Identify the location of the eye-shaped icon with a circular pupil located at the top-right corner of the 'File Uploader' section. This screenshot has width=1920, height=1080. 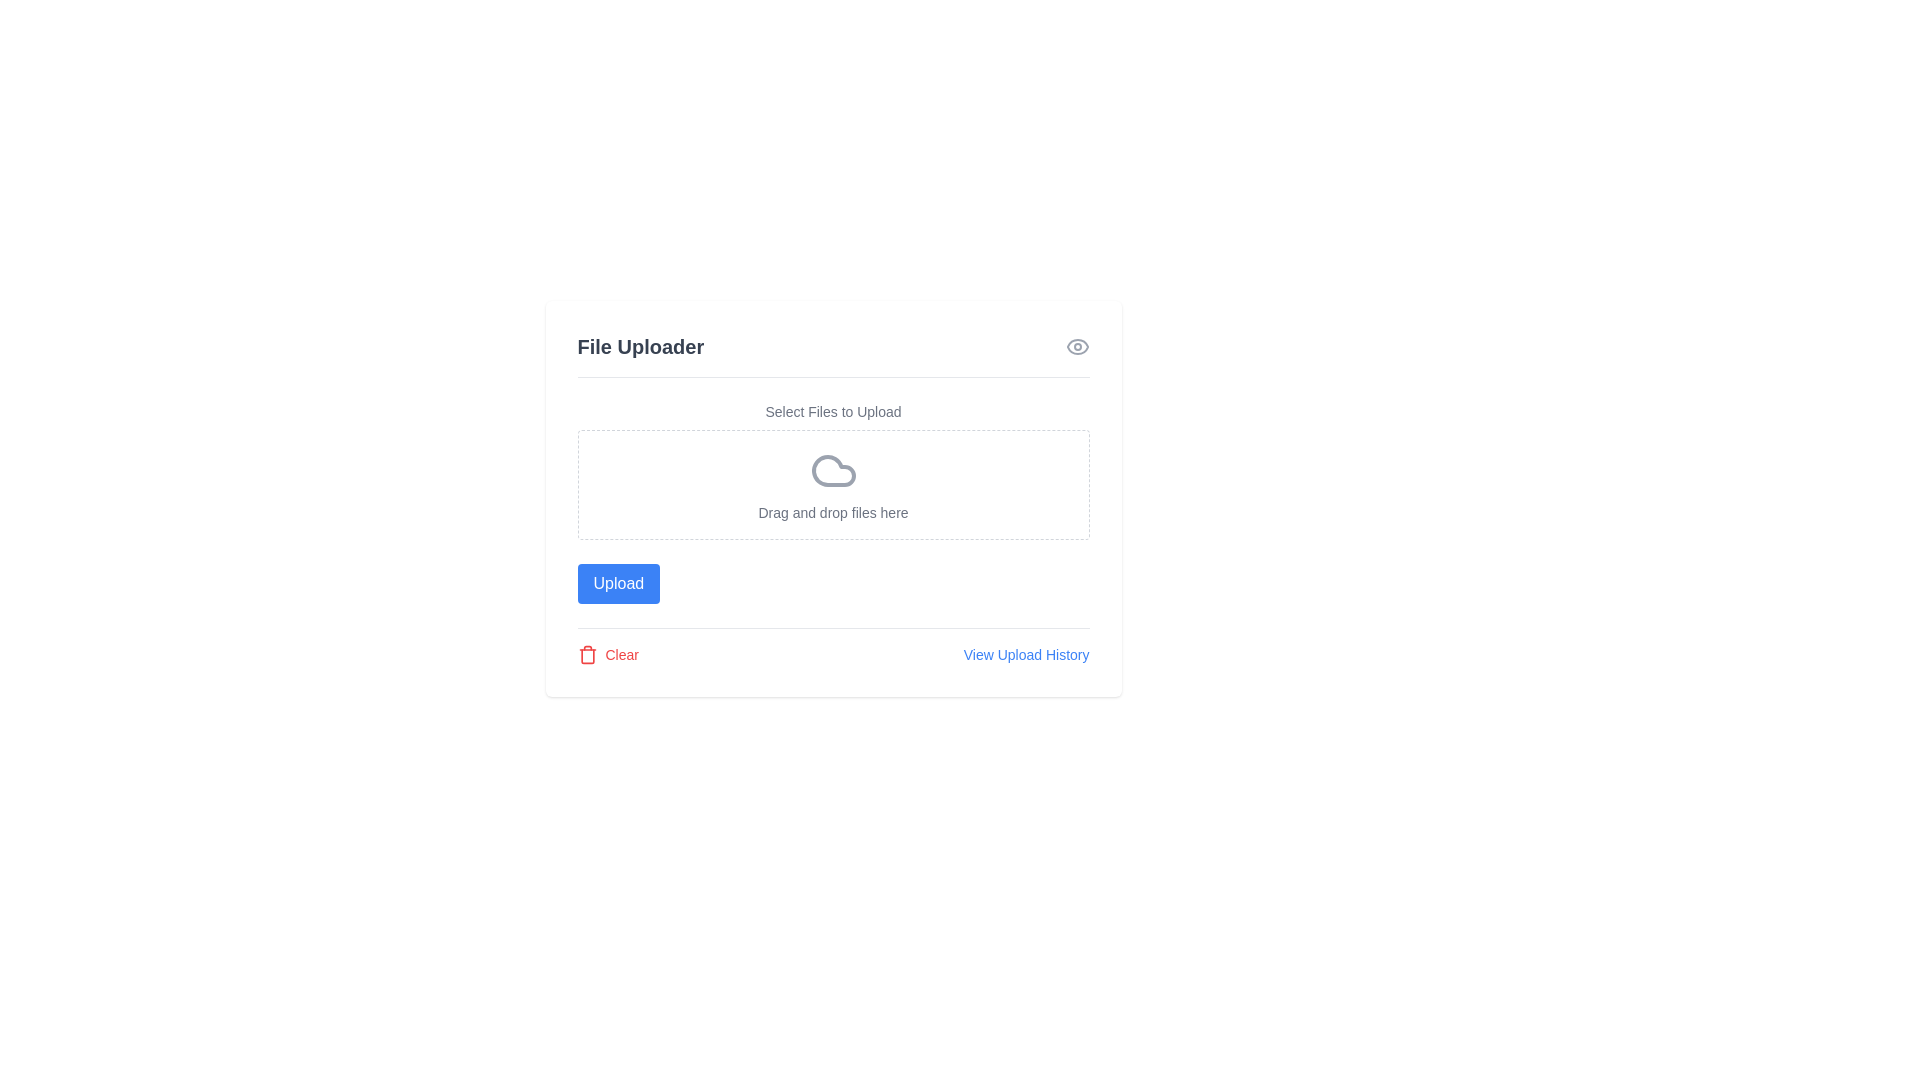
(1076, 346).